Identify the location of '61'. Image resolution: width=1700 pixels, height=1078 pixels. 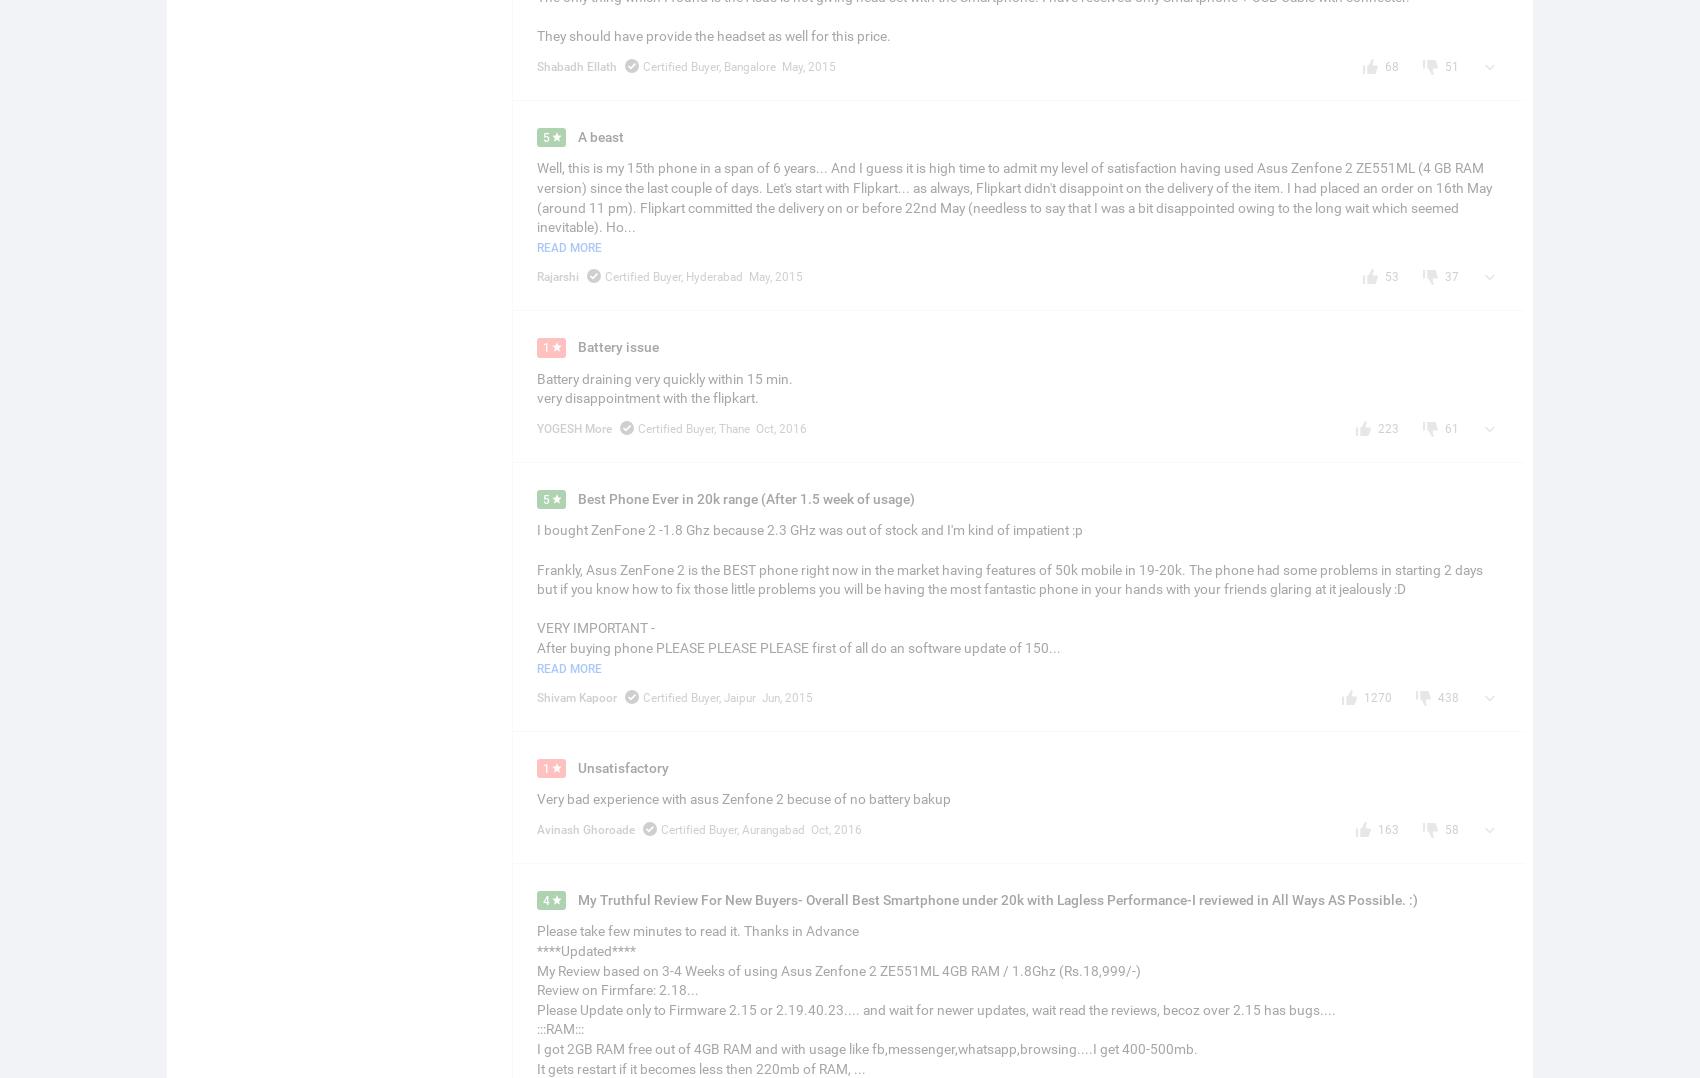
(1444, 427).